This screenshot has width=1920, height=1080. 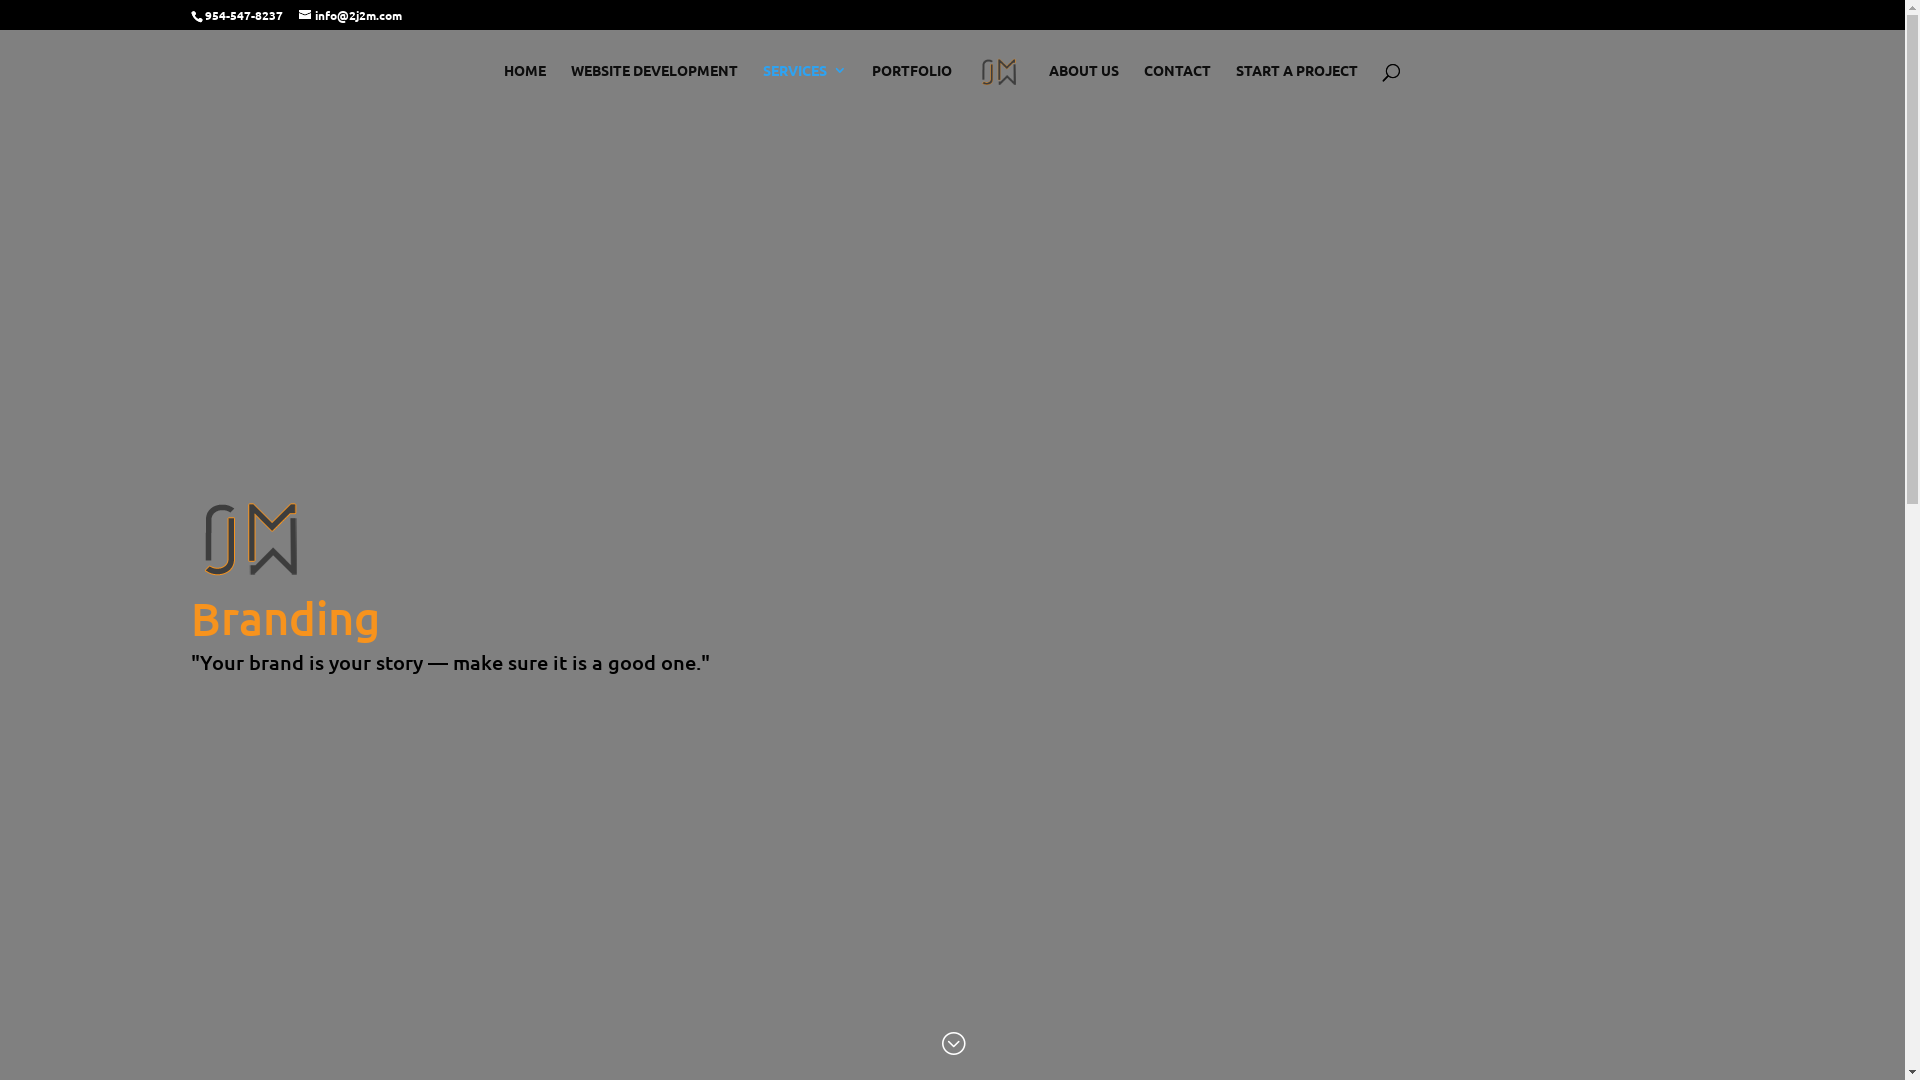 I want to click on ';', so click(x=939, y=1044).